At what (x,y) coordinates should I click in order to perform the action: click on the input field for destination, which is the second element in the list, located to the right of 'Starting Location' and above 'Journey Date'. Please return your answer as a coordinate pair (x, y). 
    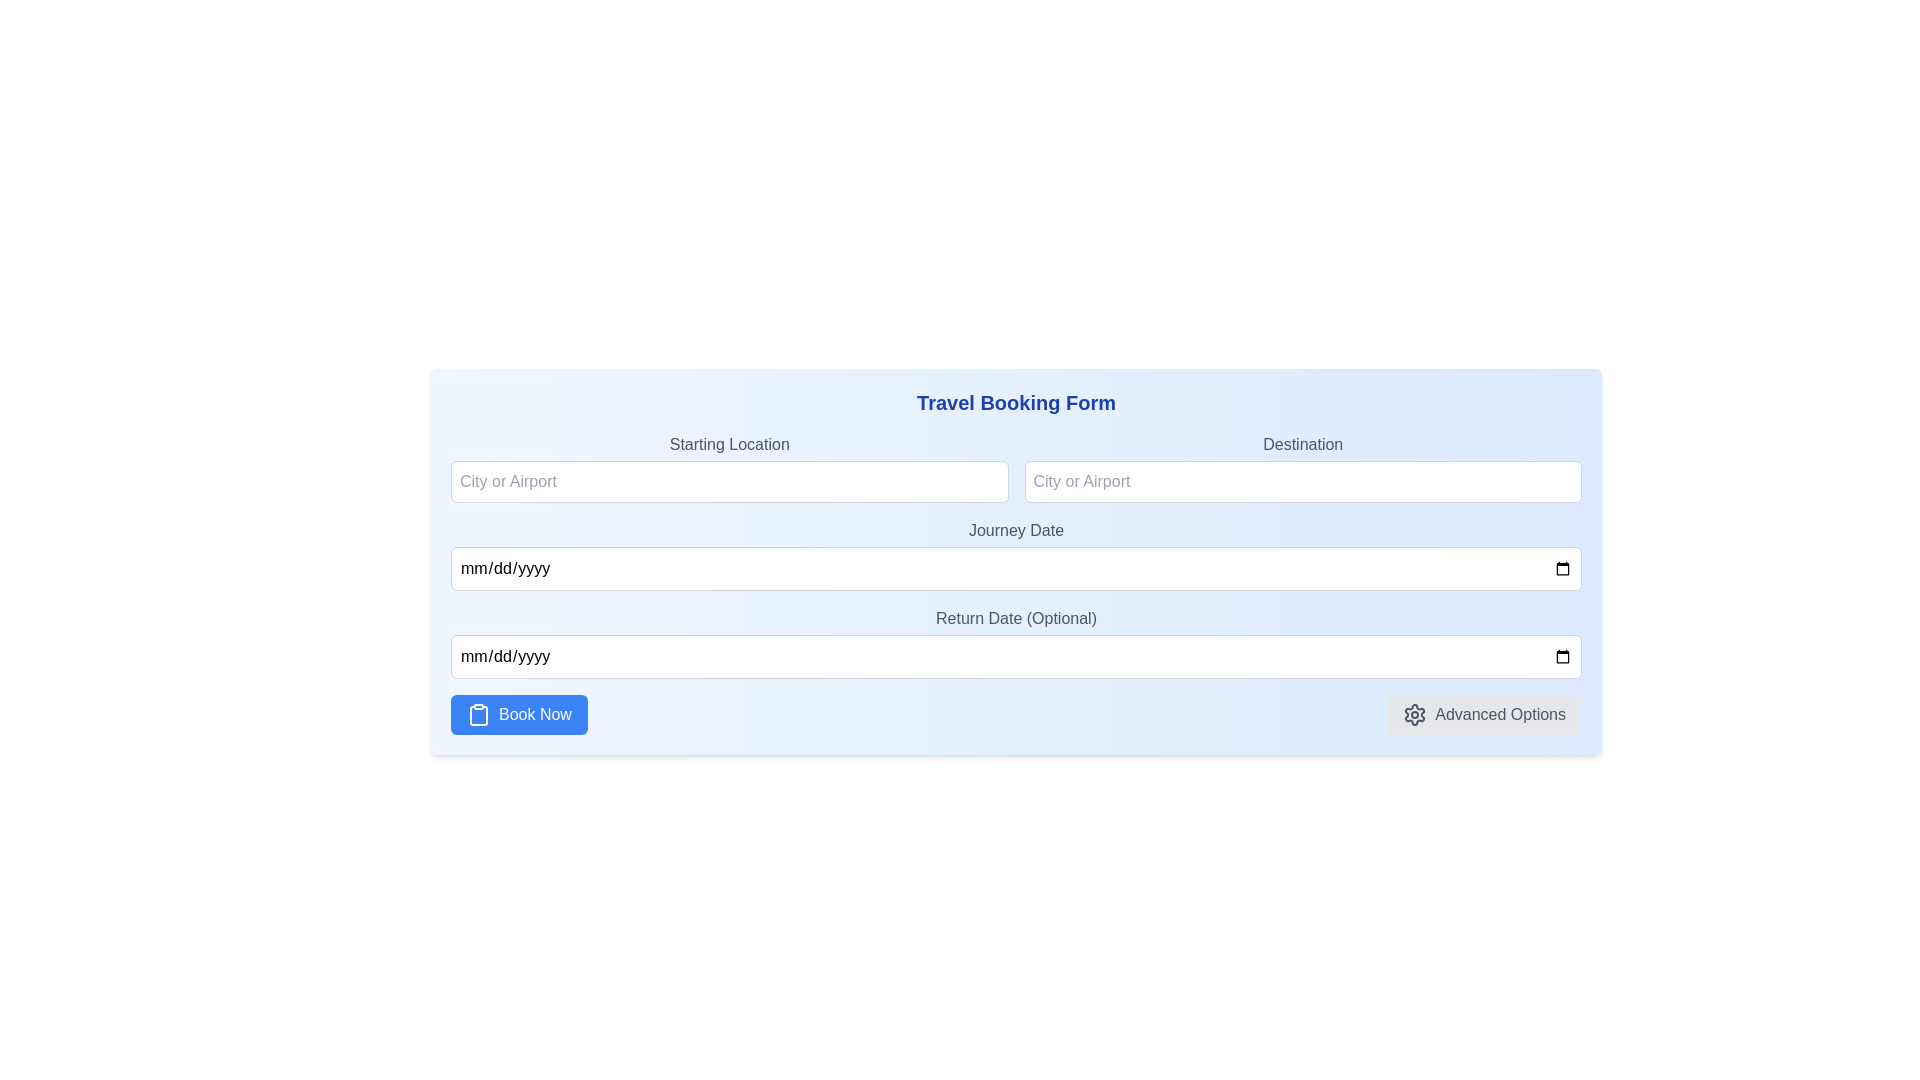
    Looking at the image, I should click on (1303, 467).